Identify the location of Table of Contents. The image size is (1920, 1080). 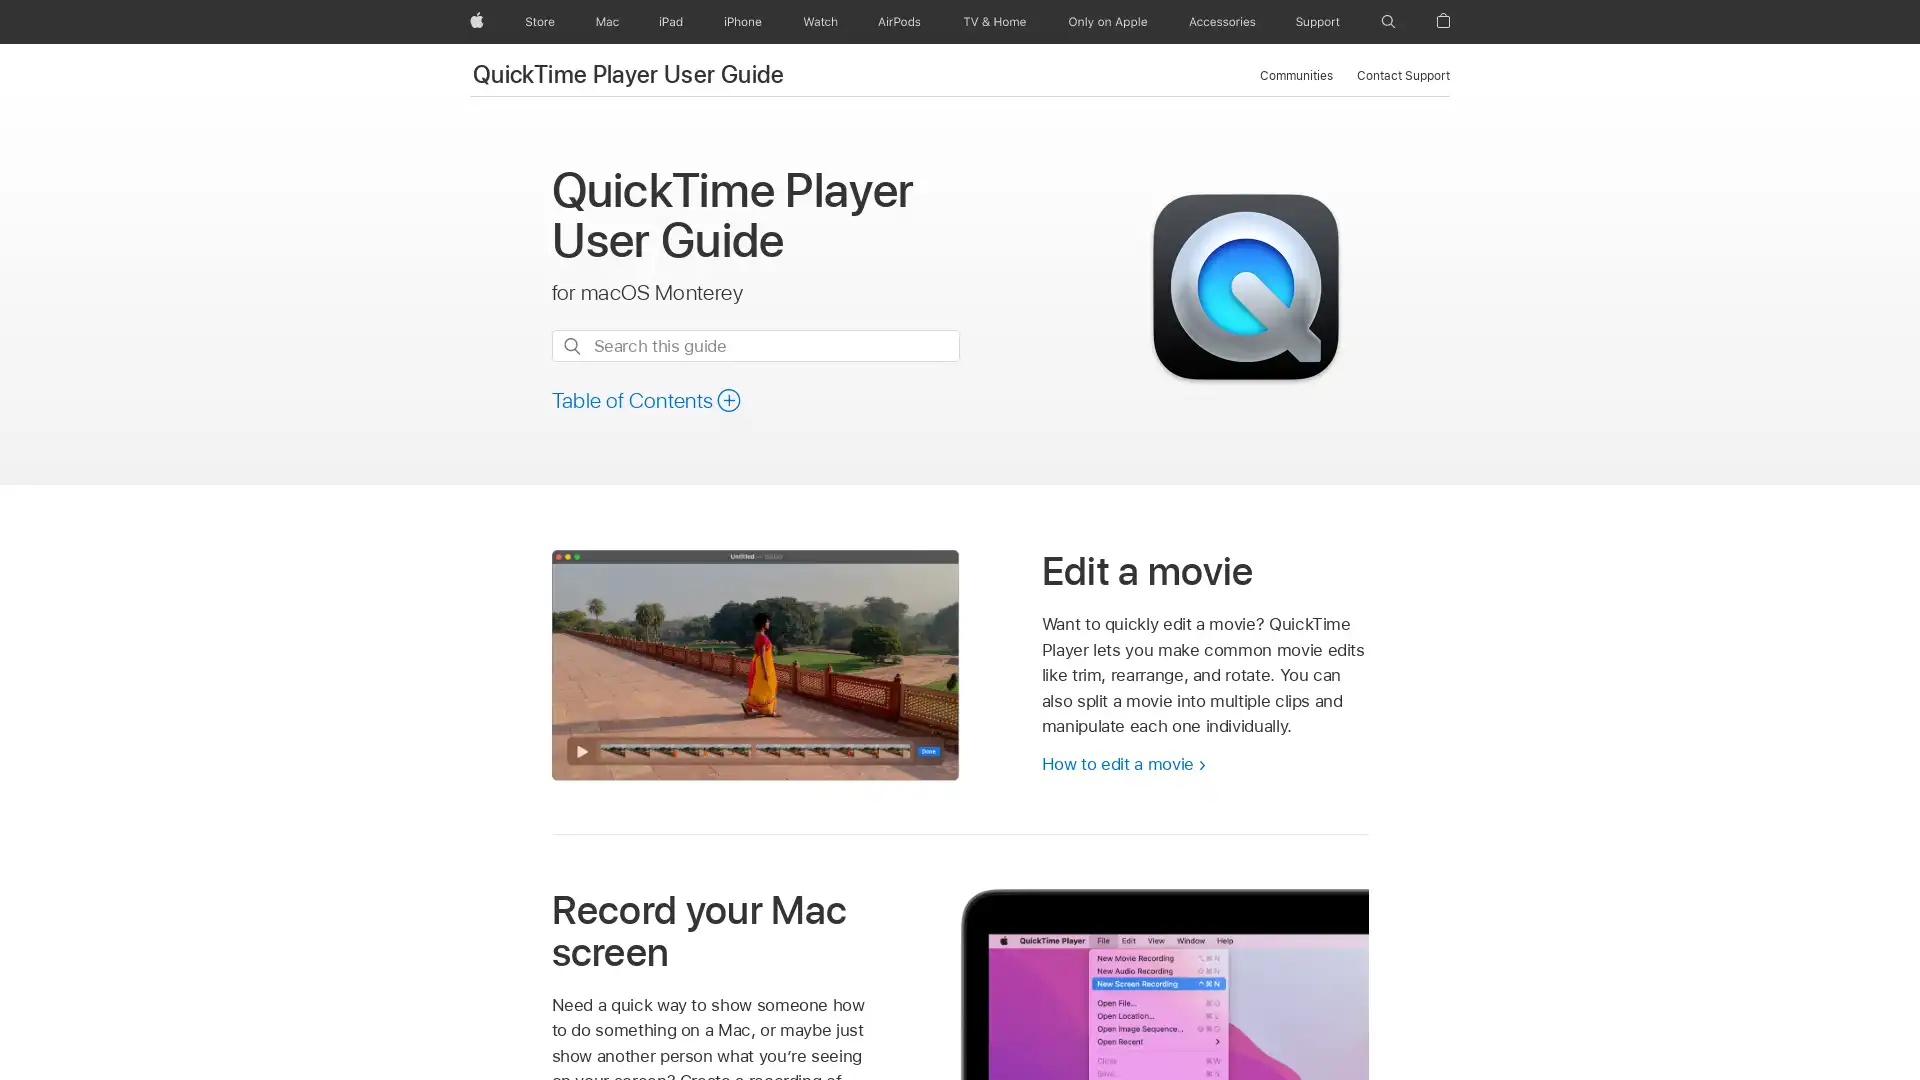
(646, 400).